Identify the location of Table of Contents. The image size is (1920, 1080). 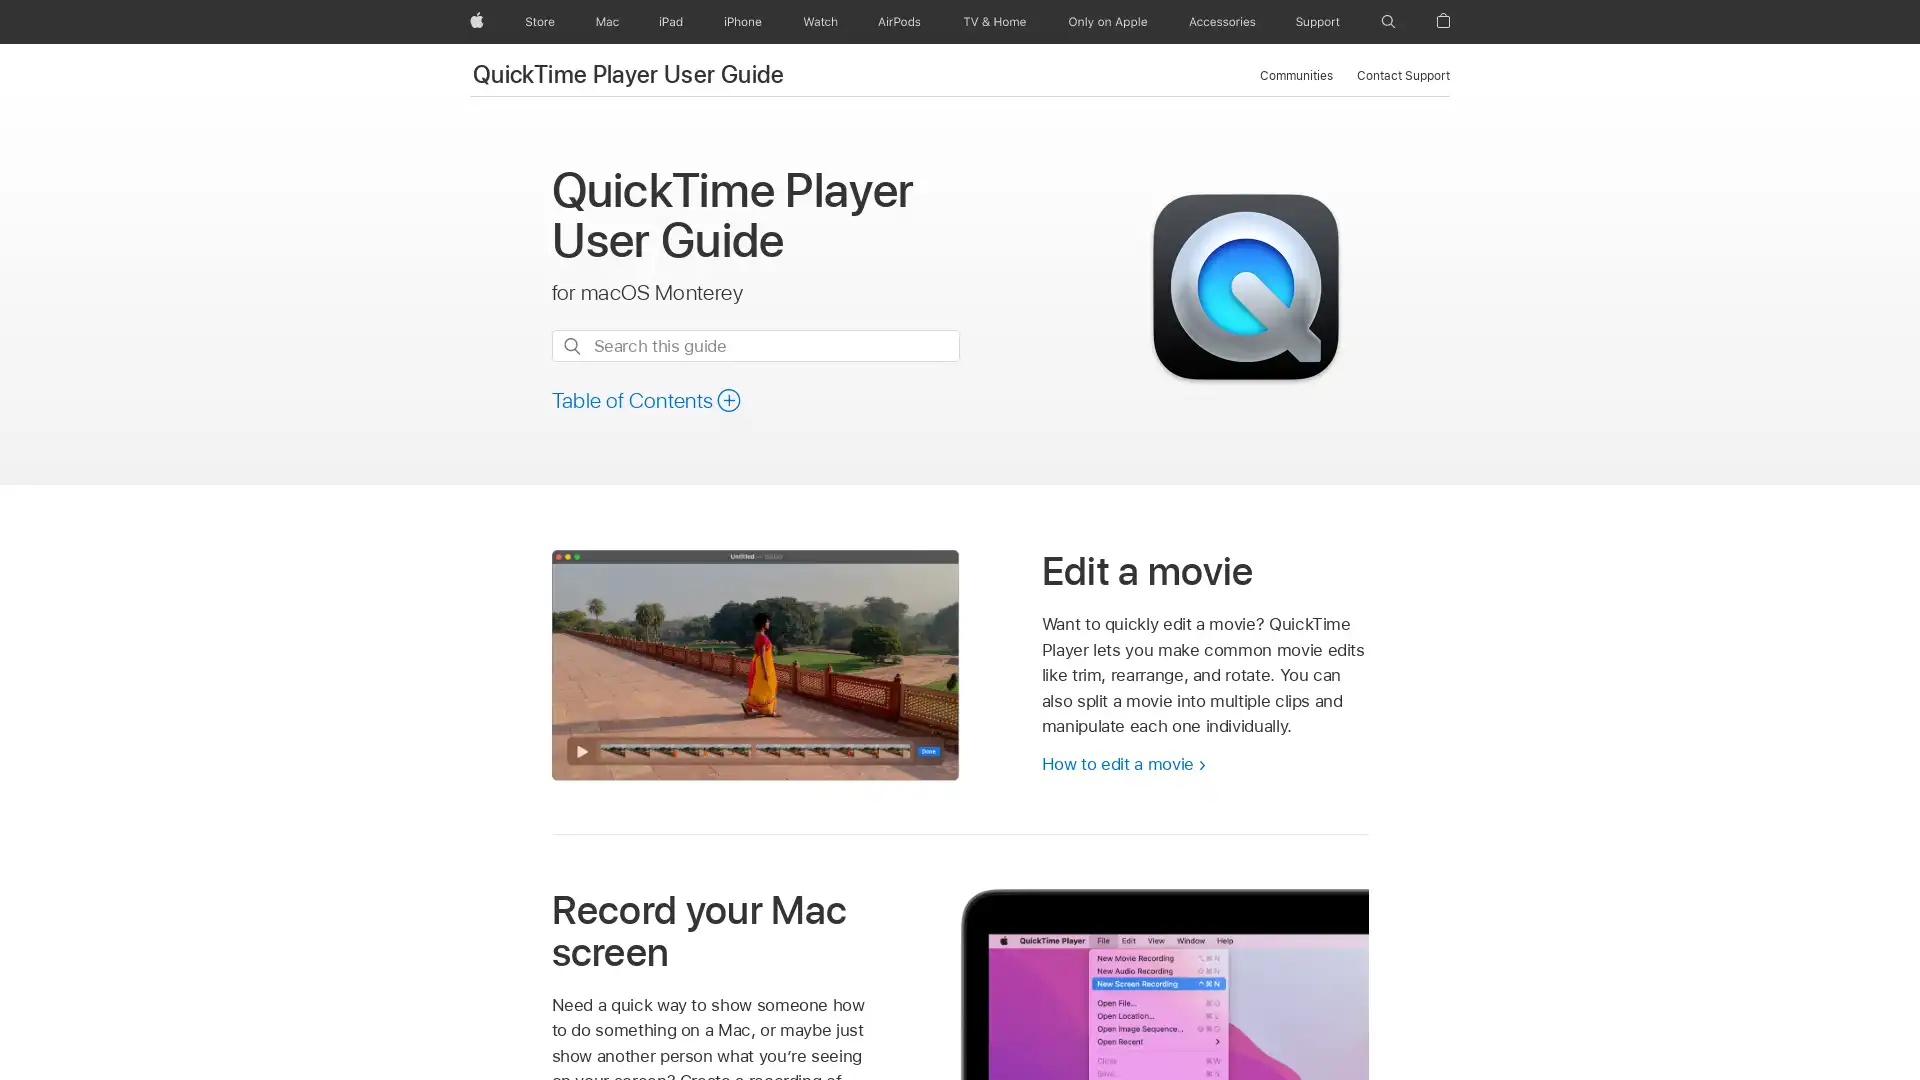
(646, 400).